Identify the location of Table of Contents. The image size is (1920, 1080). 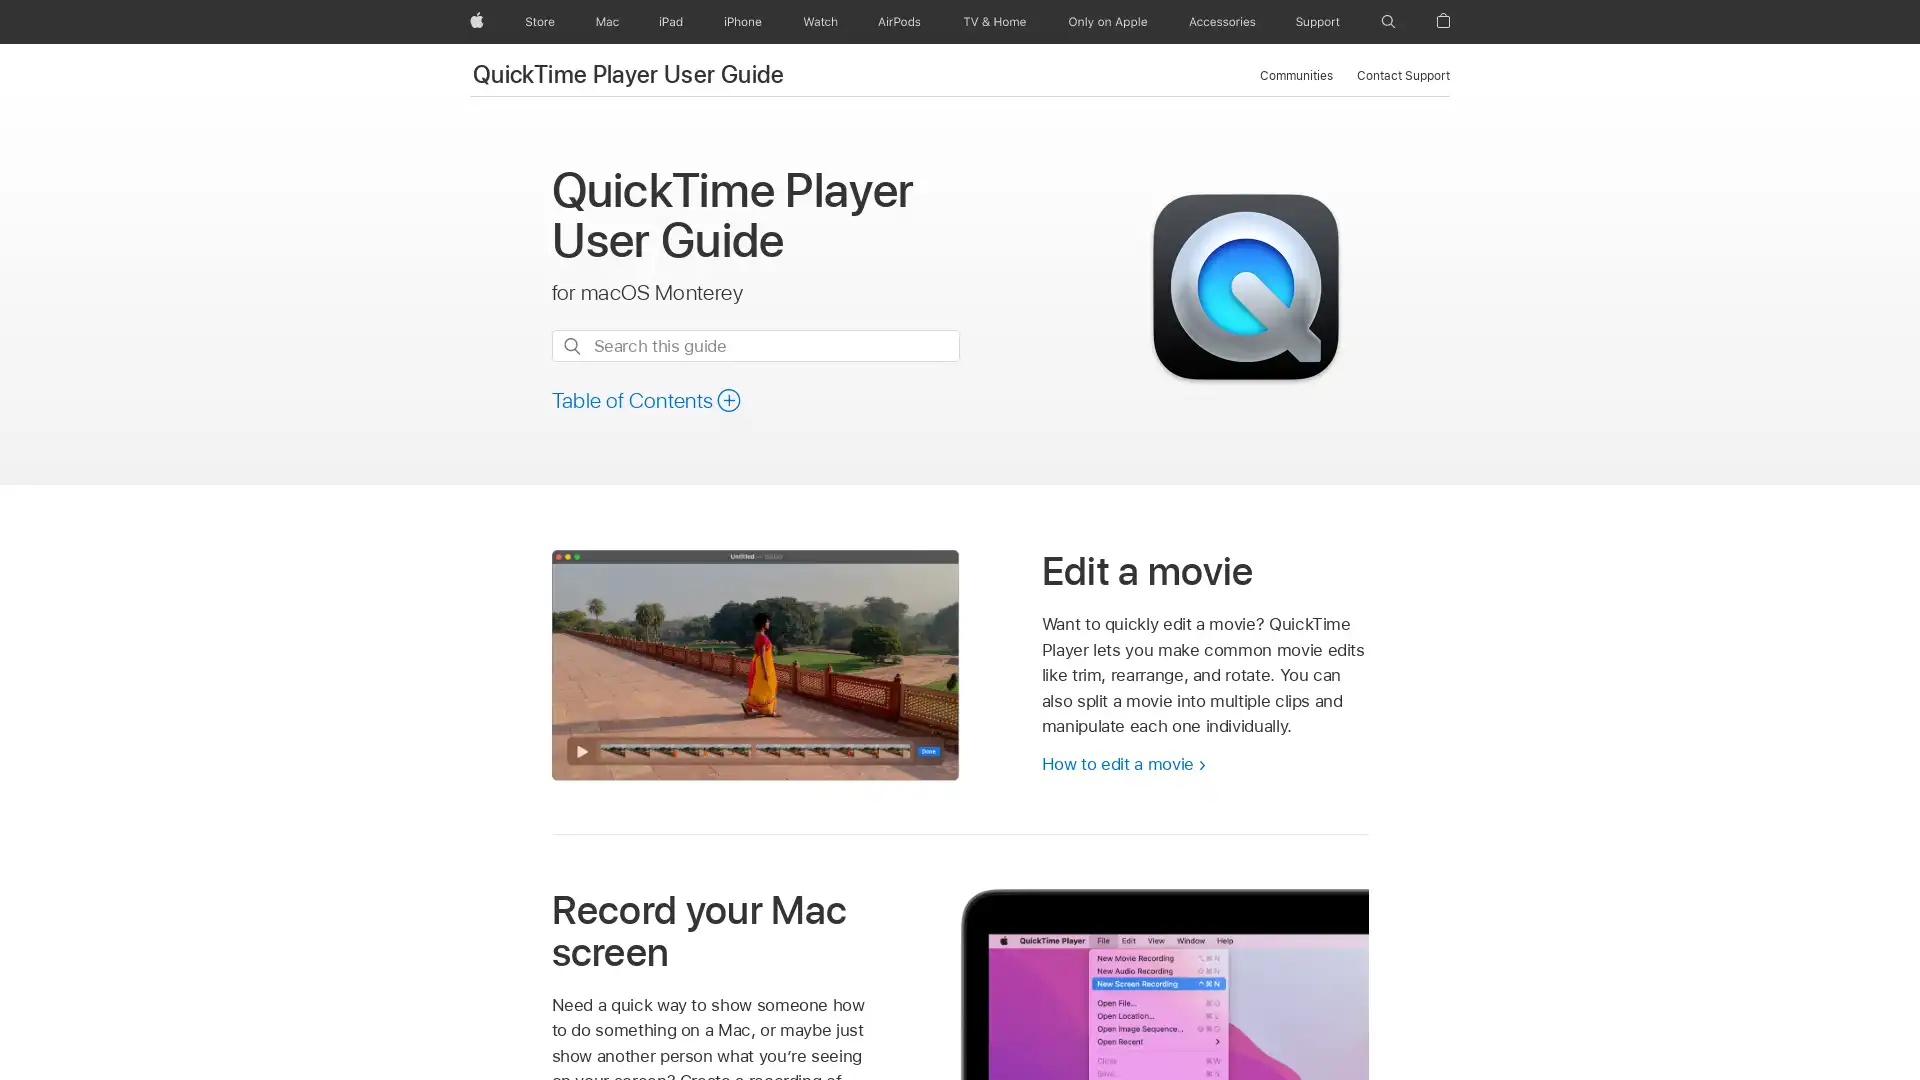
(646, 400).